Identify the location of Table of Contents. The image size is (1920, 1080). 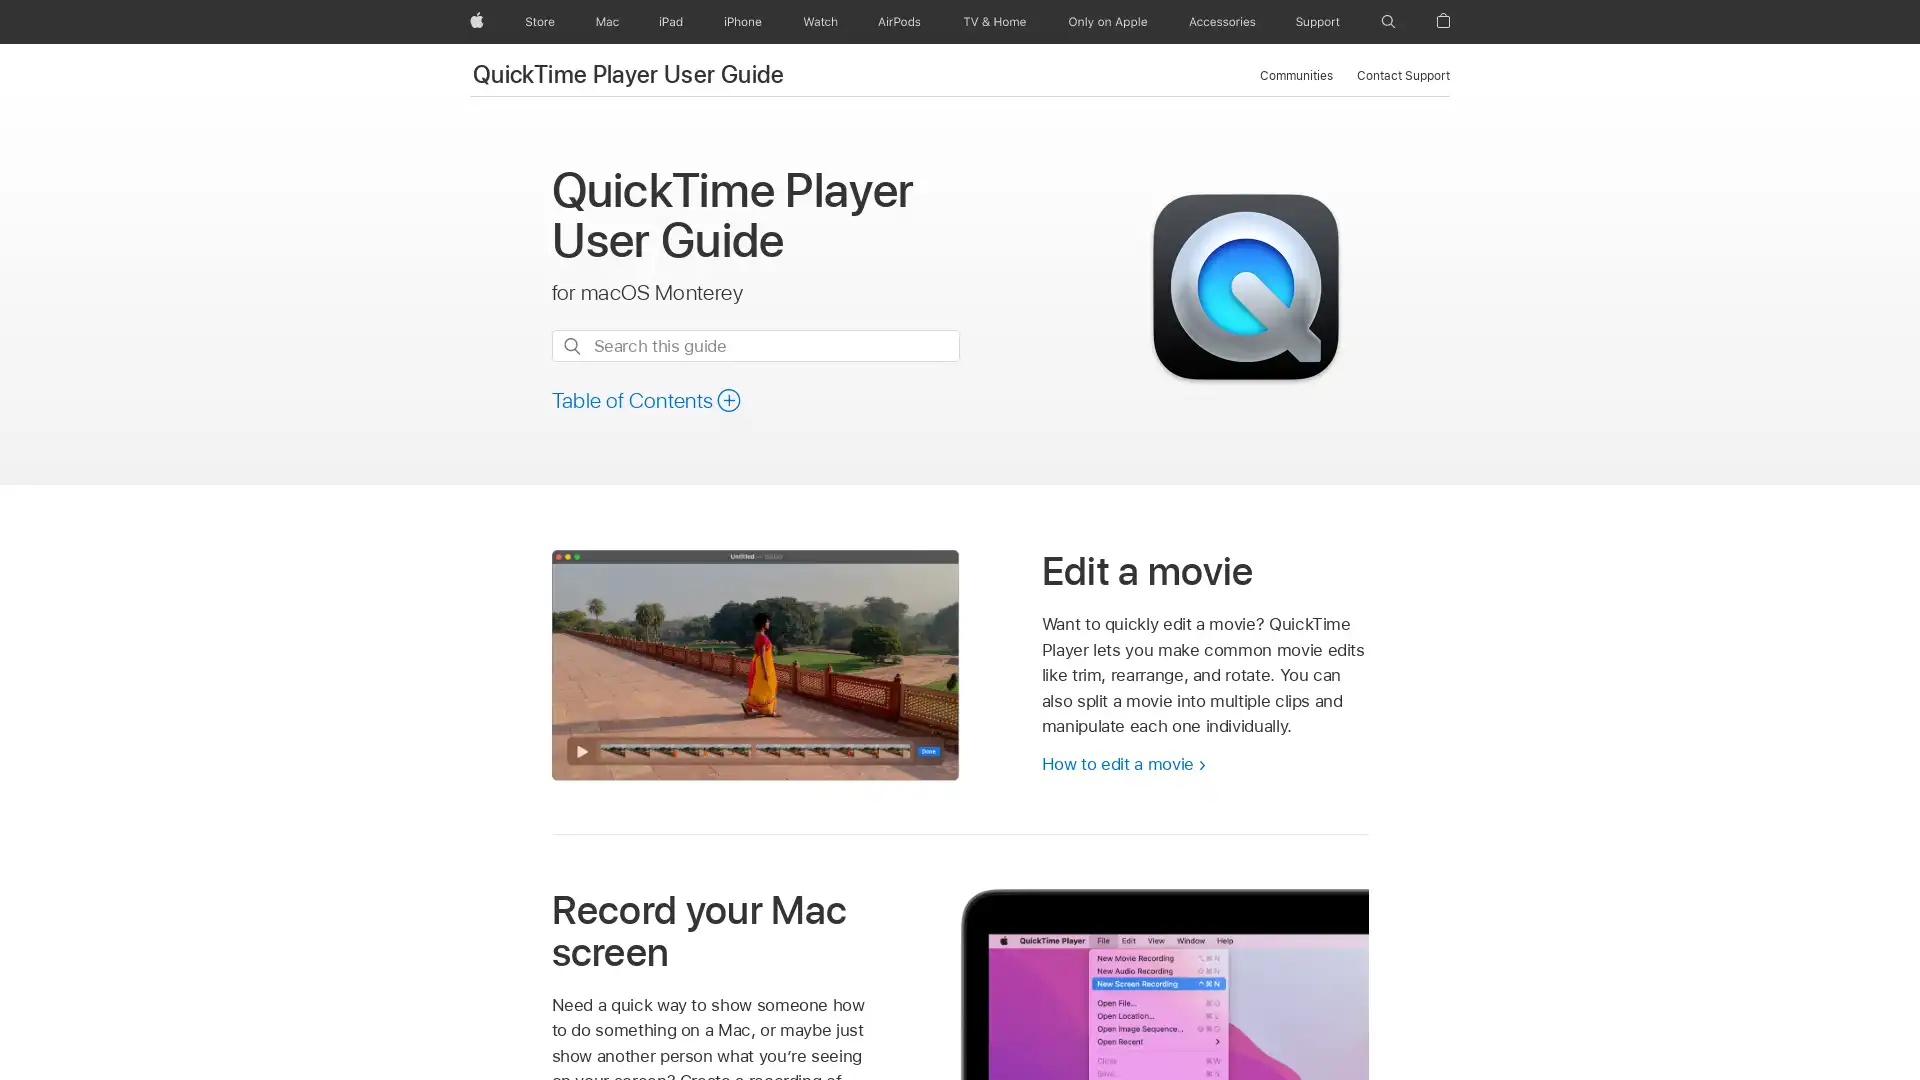
(646, 400).